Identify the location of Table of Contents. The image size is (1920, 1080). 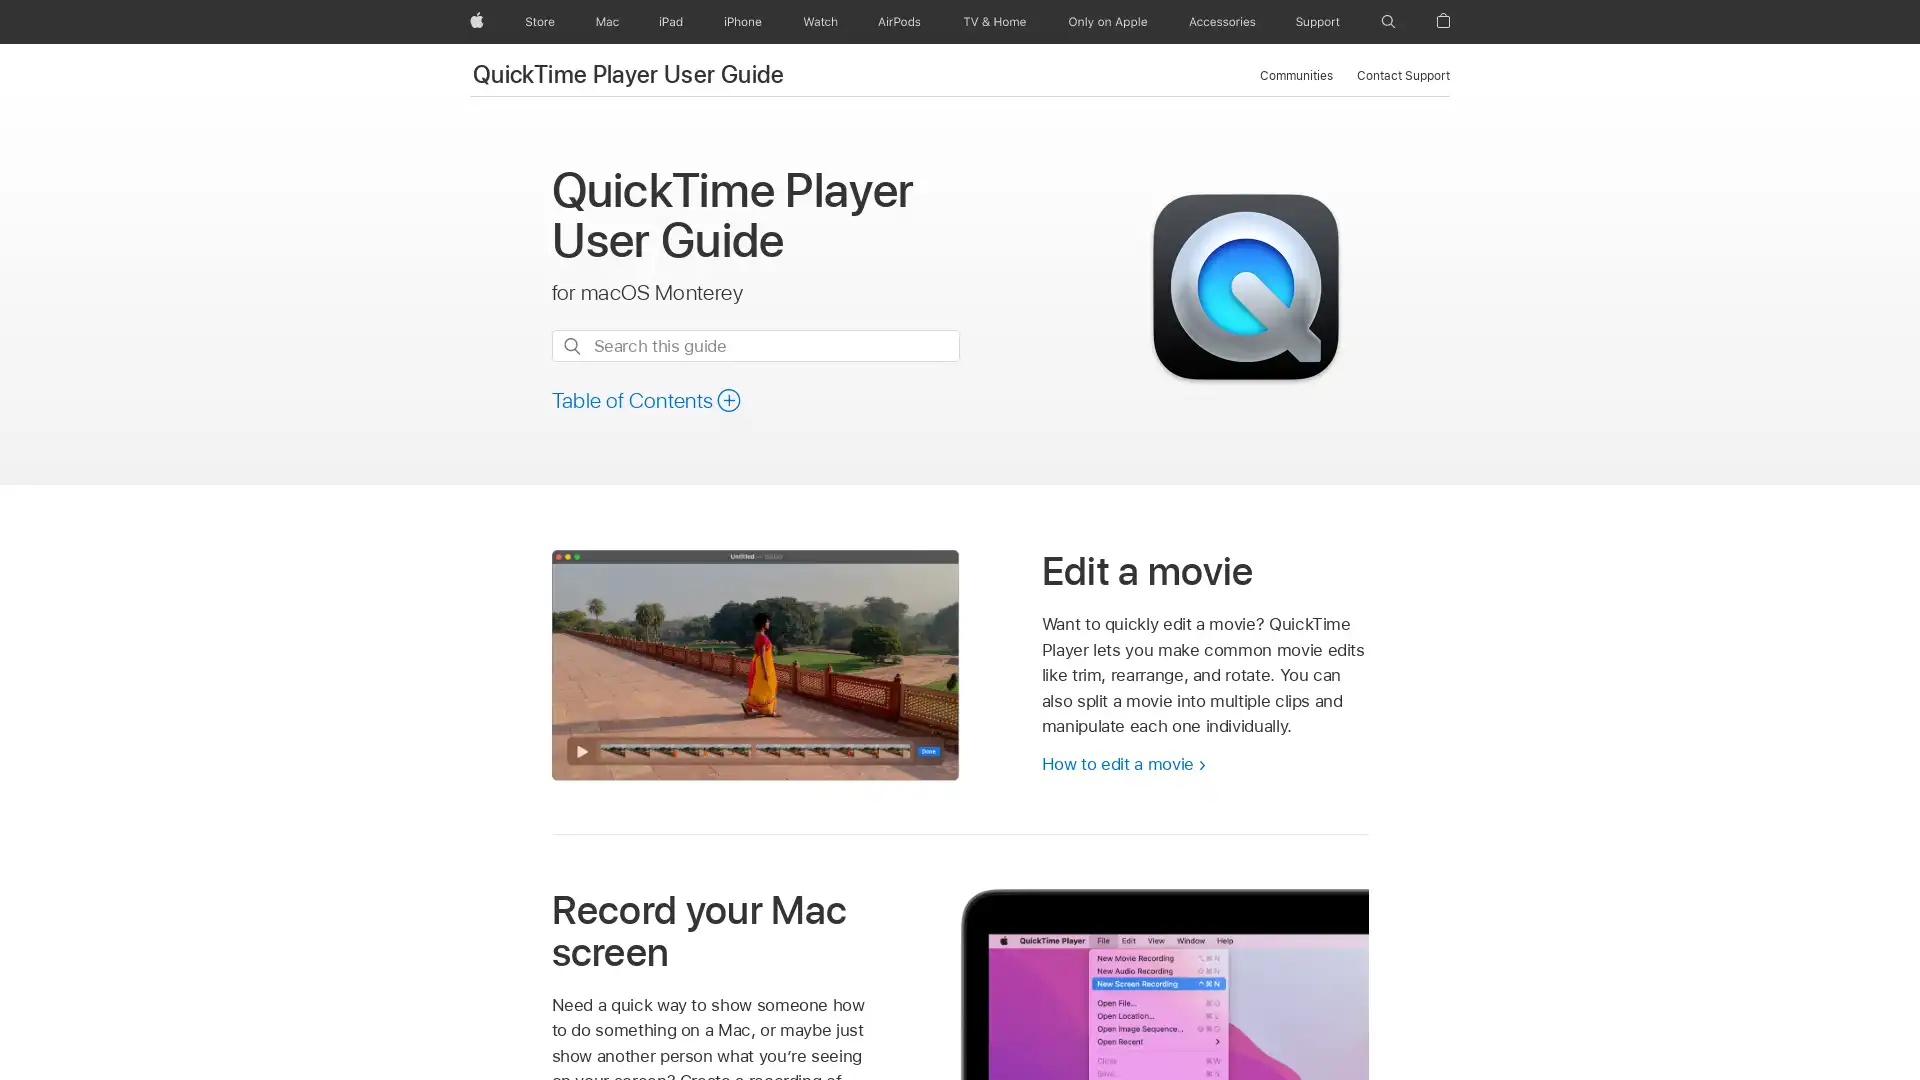
(646, 400).